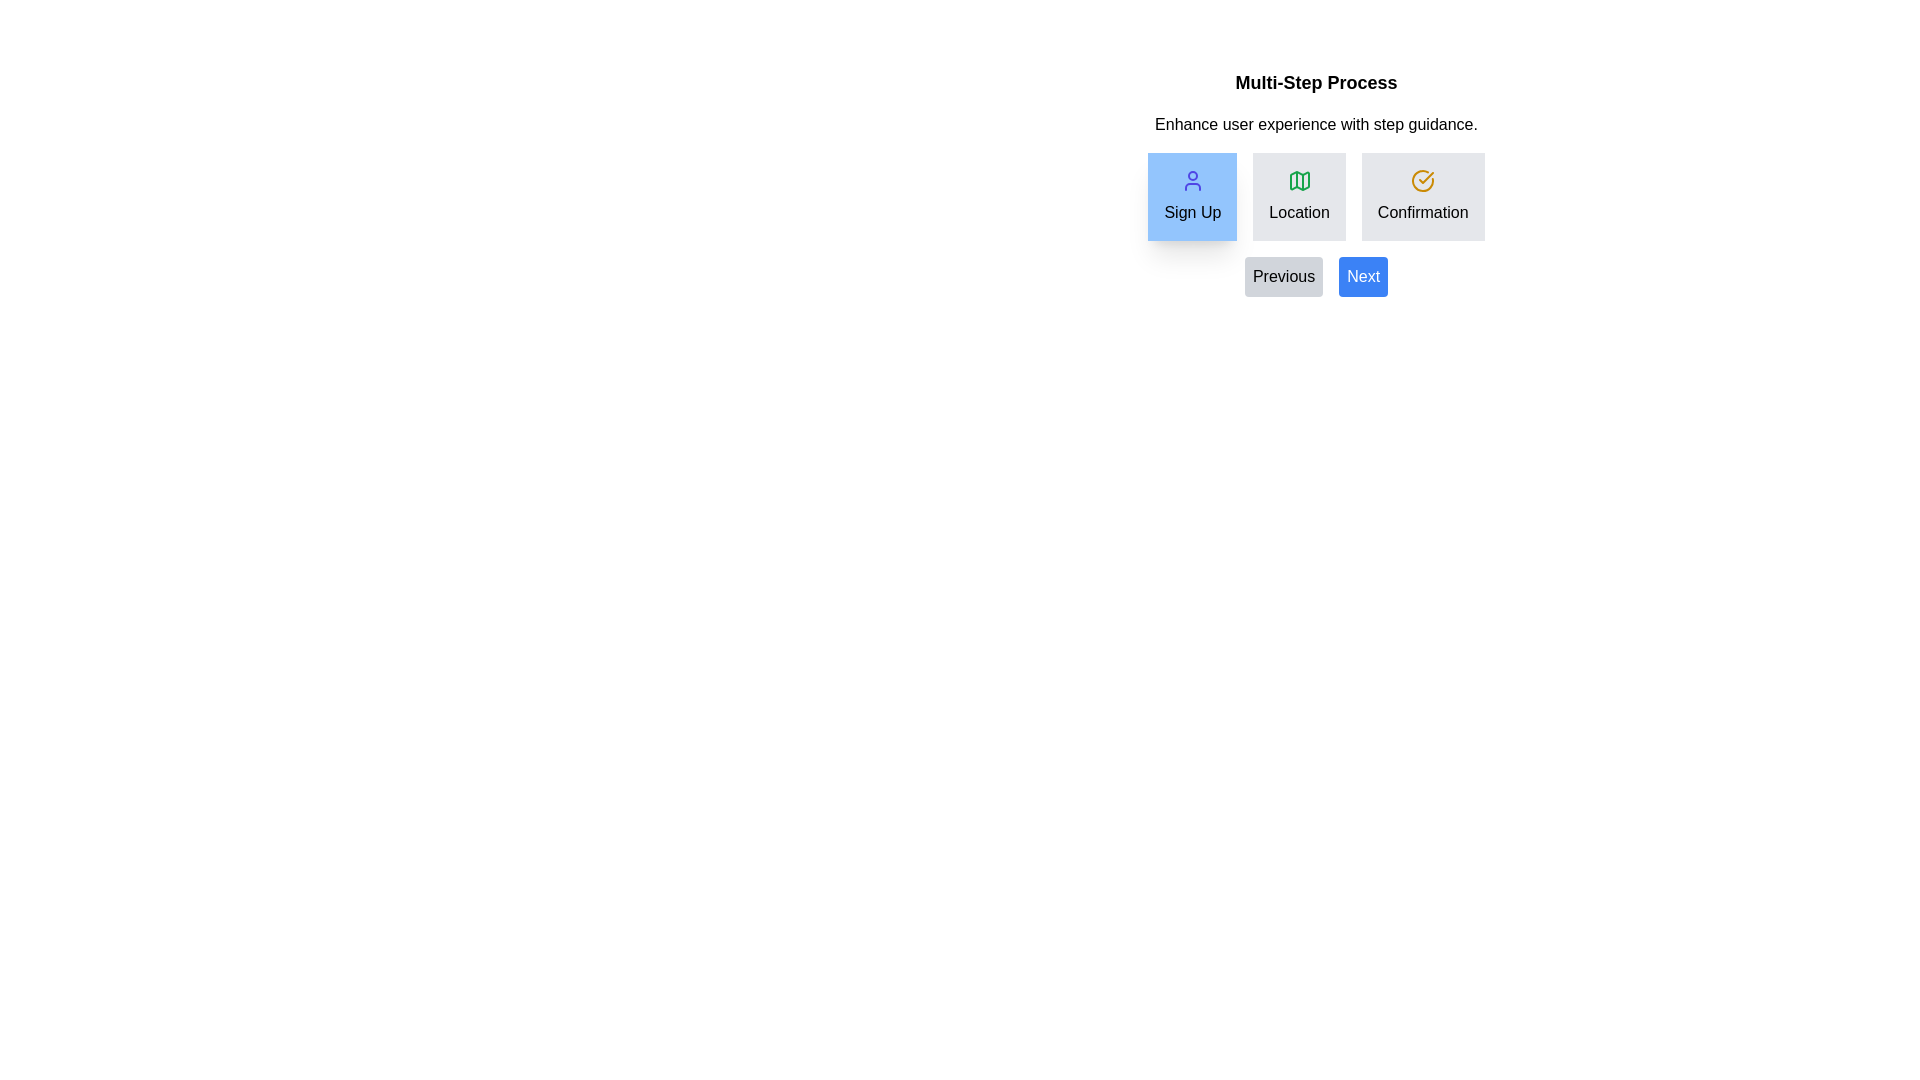 Image resolution: width=1920 pixels, height=1080 pixels. Describe the element at coordinates (1299, 181) in the screenshot. I see `the 'Location' icon in the navigation interface, which is positioned between 'Sign Up' and 'Confirmation' sections` at that location.